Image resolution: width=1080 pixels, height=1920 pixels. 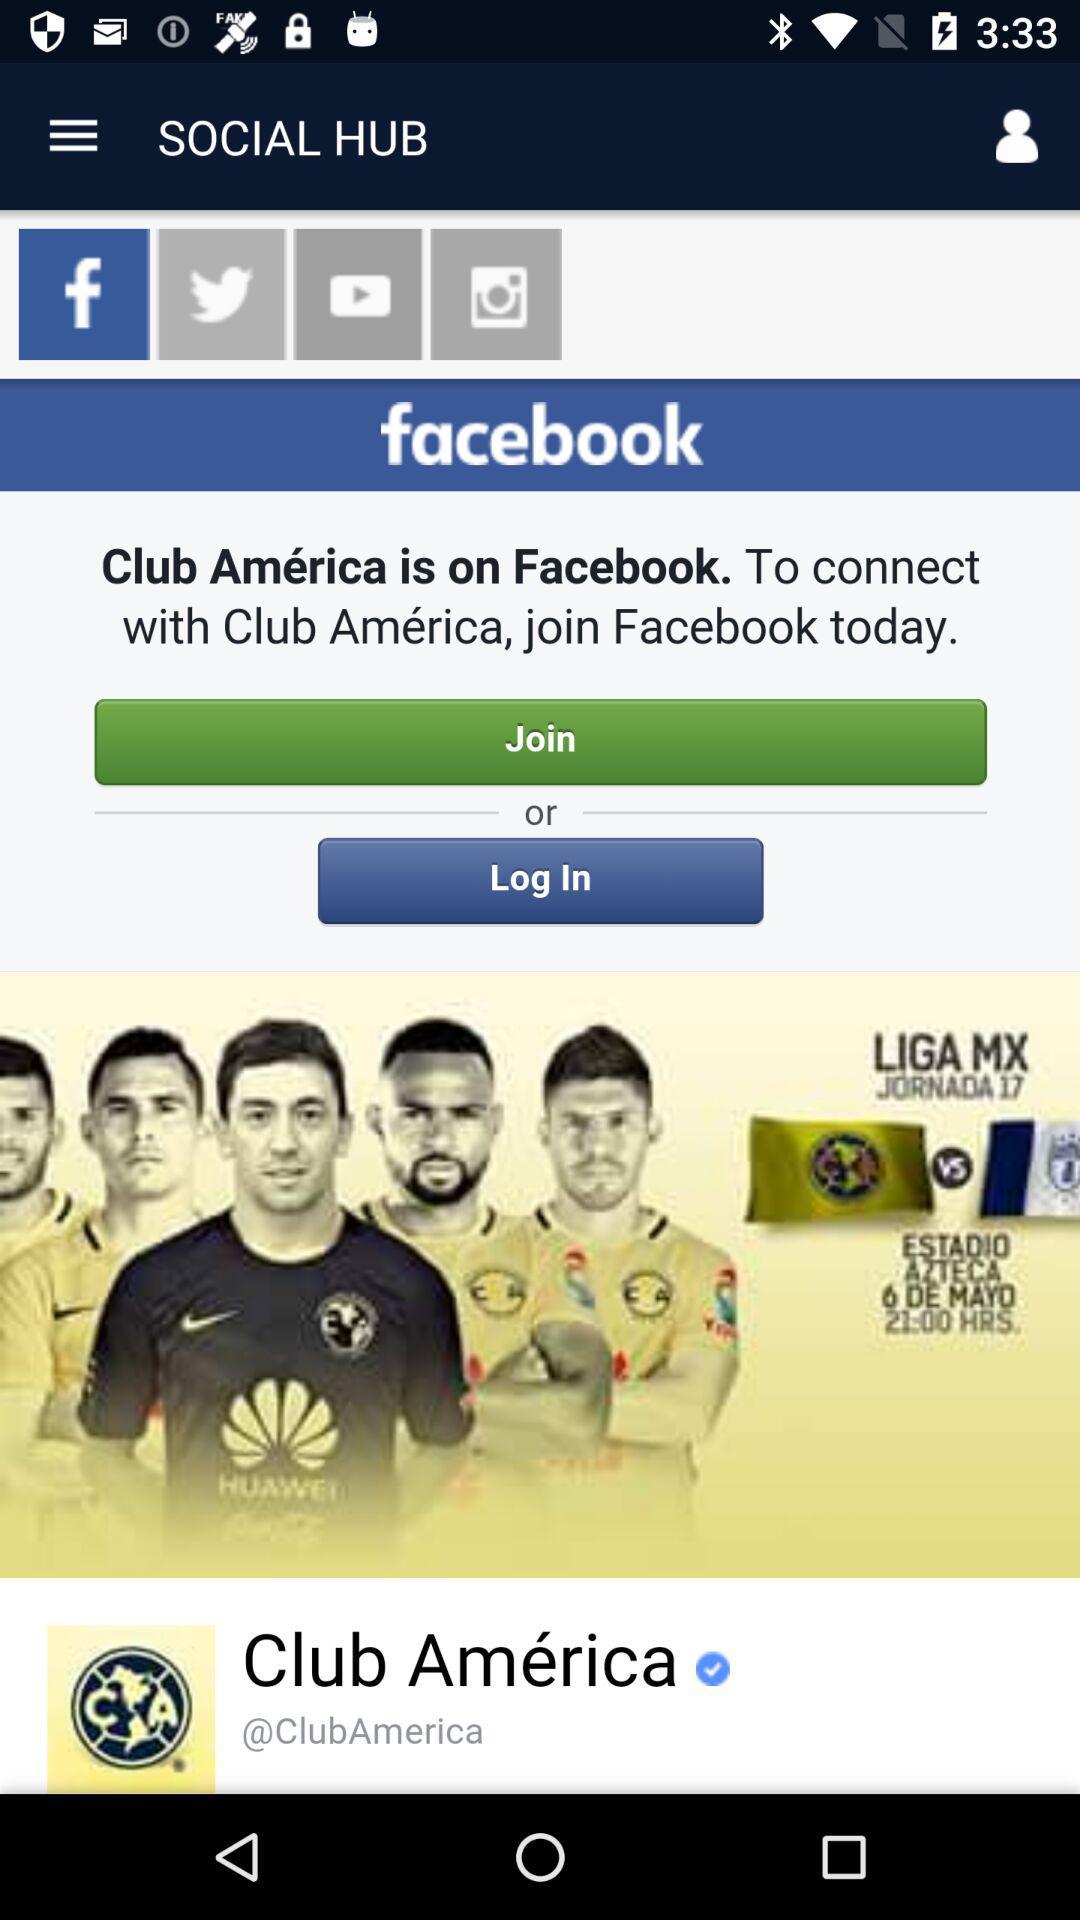 What do you see at coordinates (540, 1085) in the screenshot?
I see `app open login` at bounding box center [540, 1085].